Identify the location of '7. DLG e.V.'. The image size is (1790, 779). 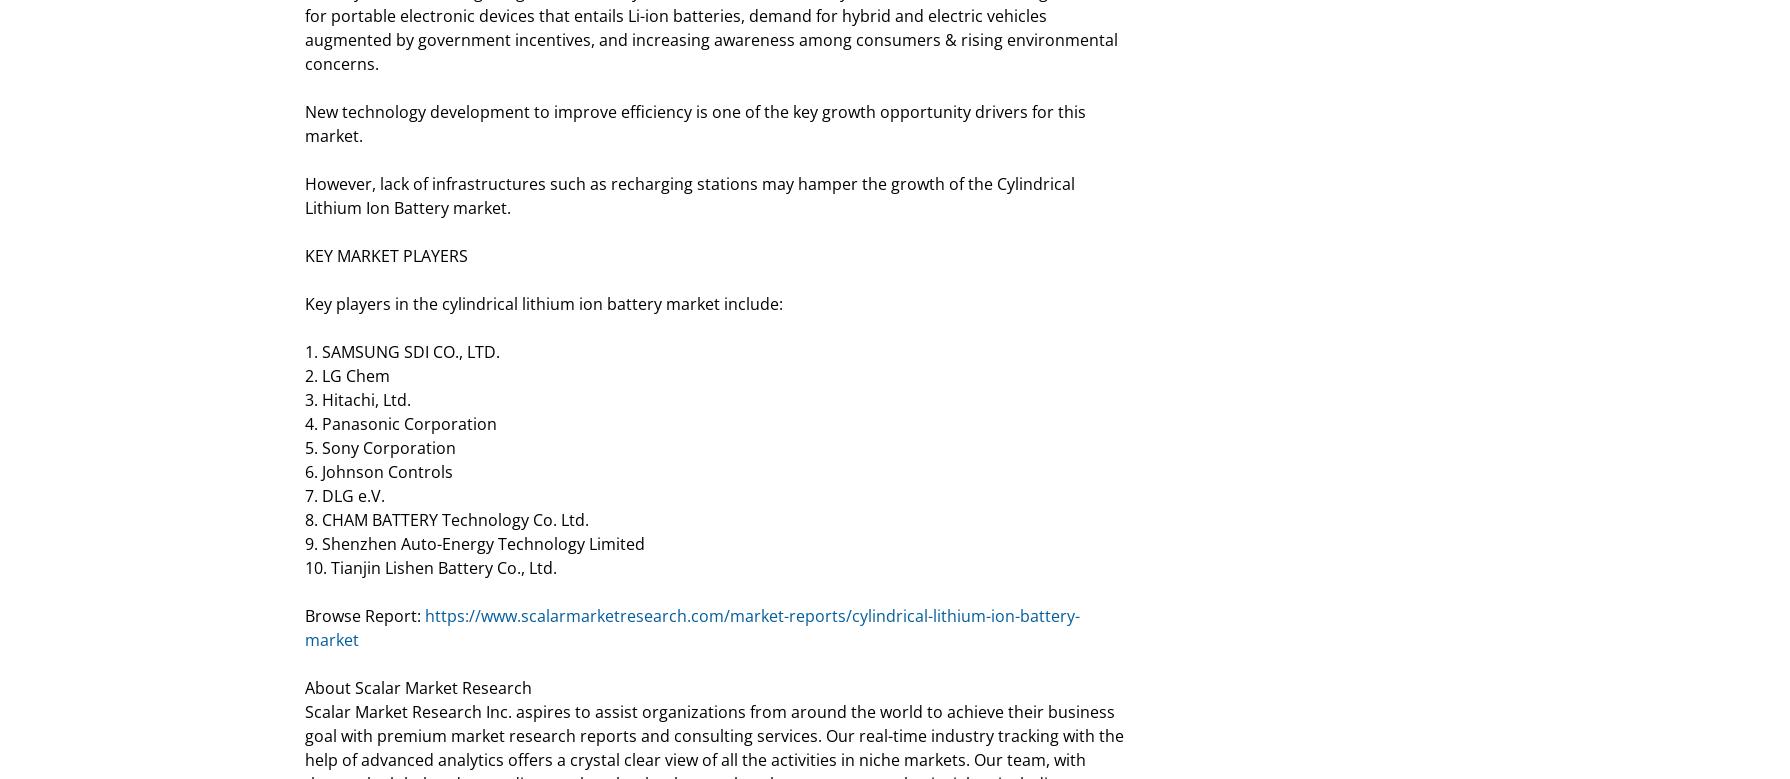
(344, 495).